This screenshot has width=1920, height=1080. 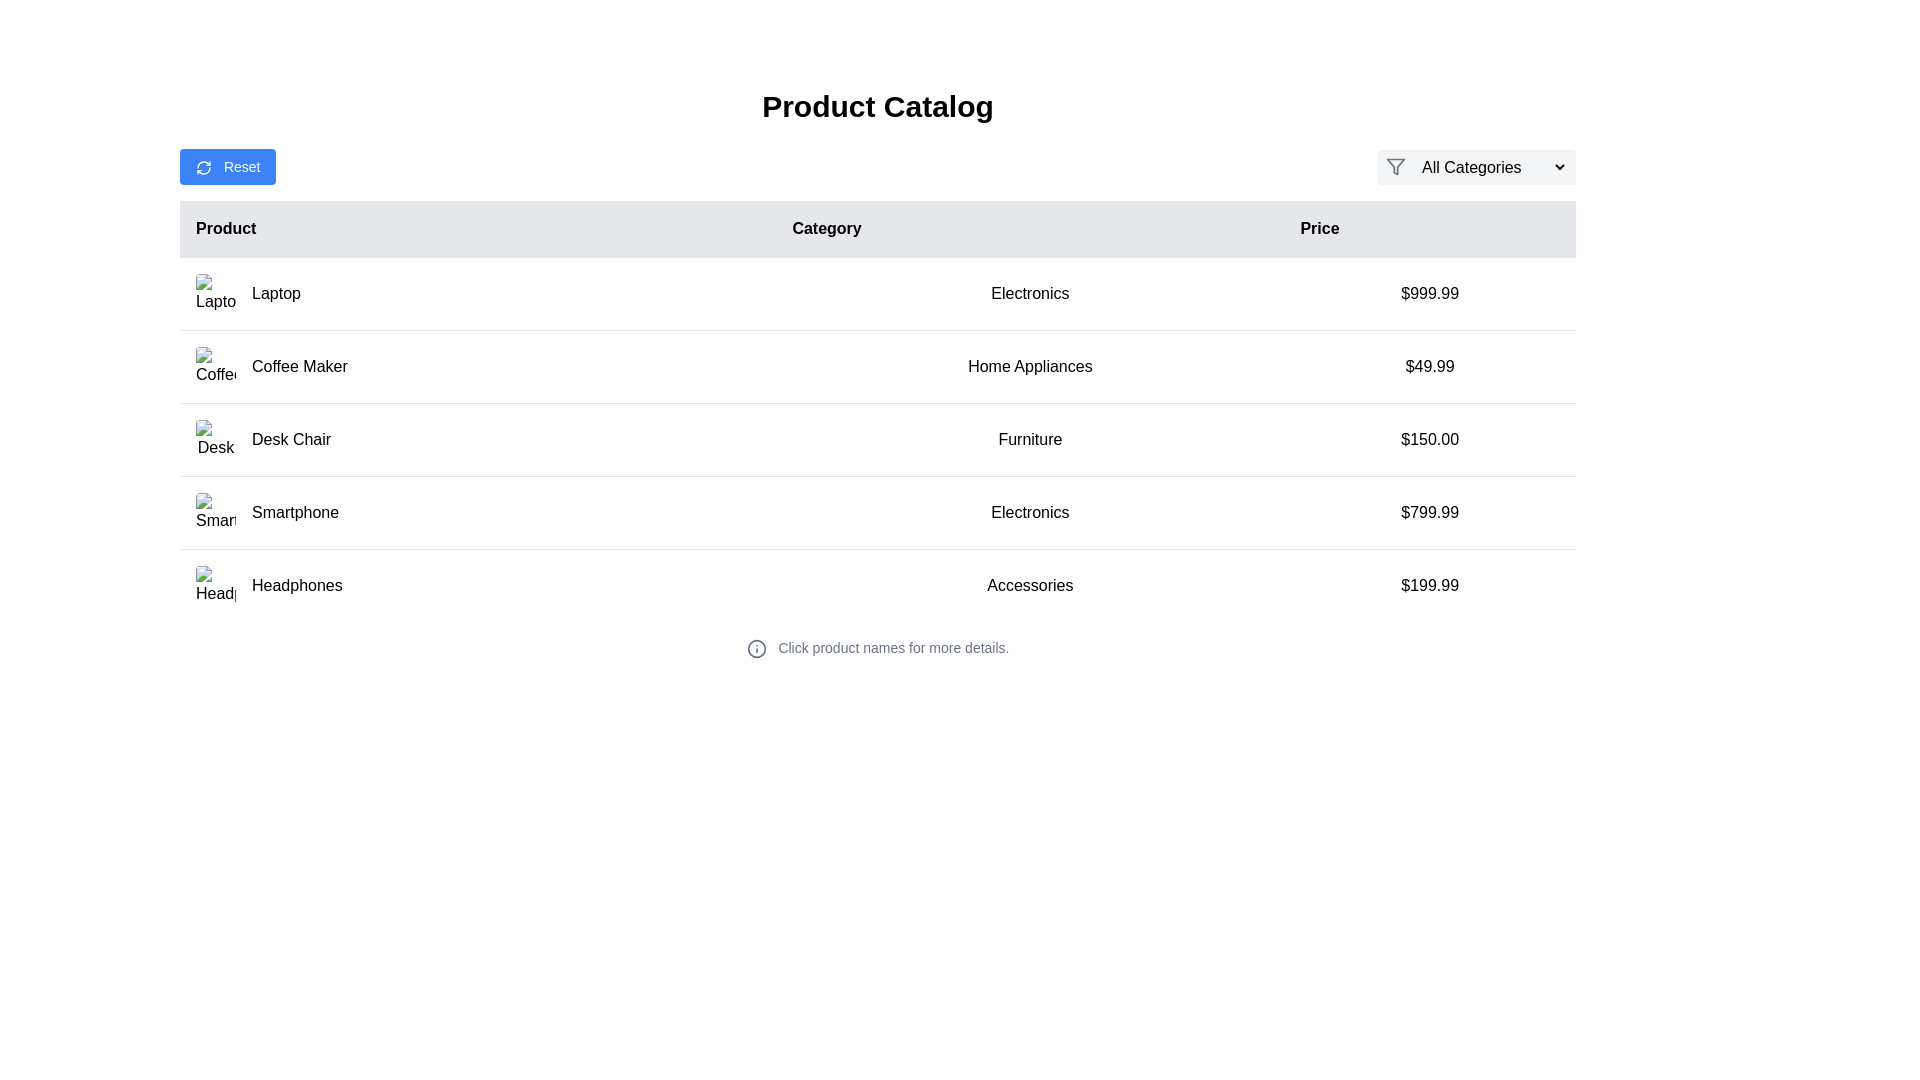 What do you see at coordinates (878, 293) in the screenshot?
I see `the first row of the product list displaying information about the Laptop, which spans across the first, second, and third columns` at bounding box center [878, 293].